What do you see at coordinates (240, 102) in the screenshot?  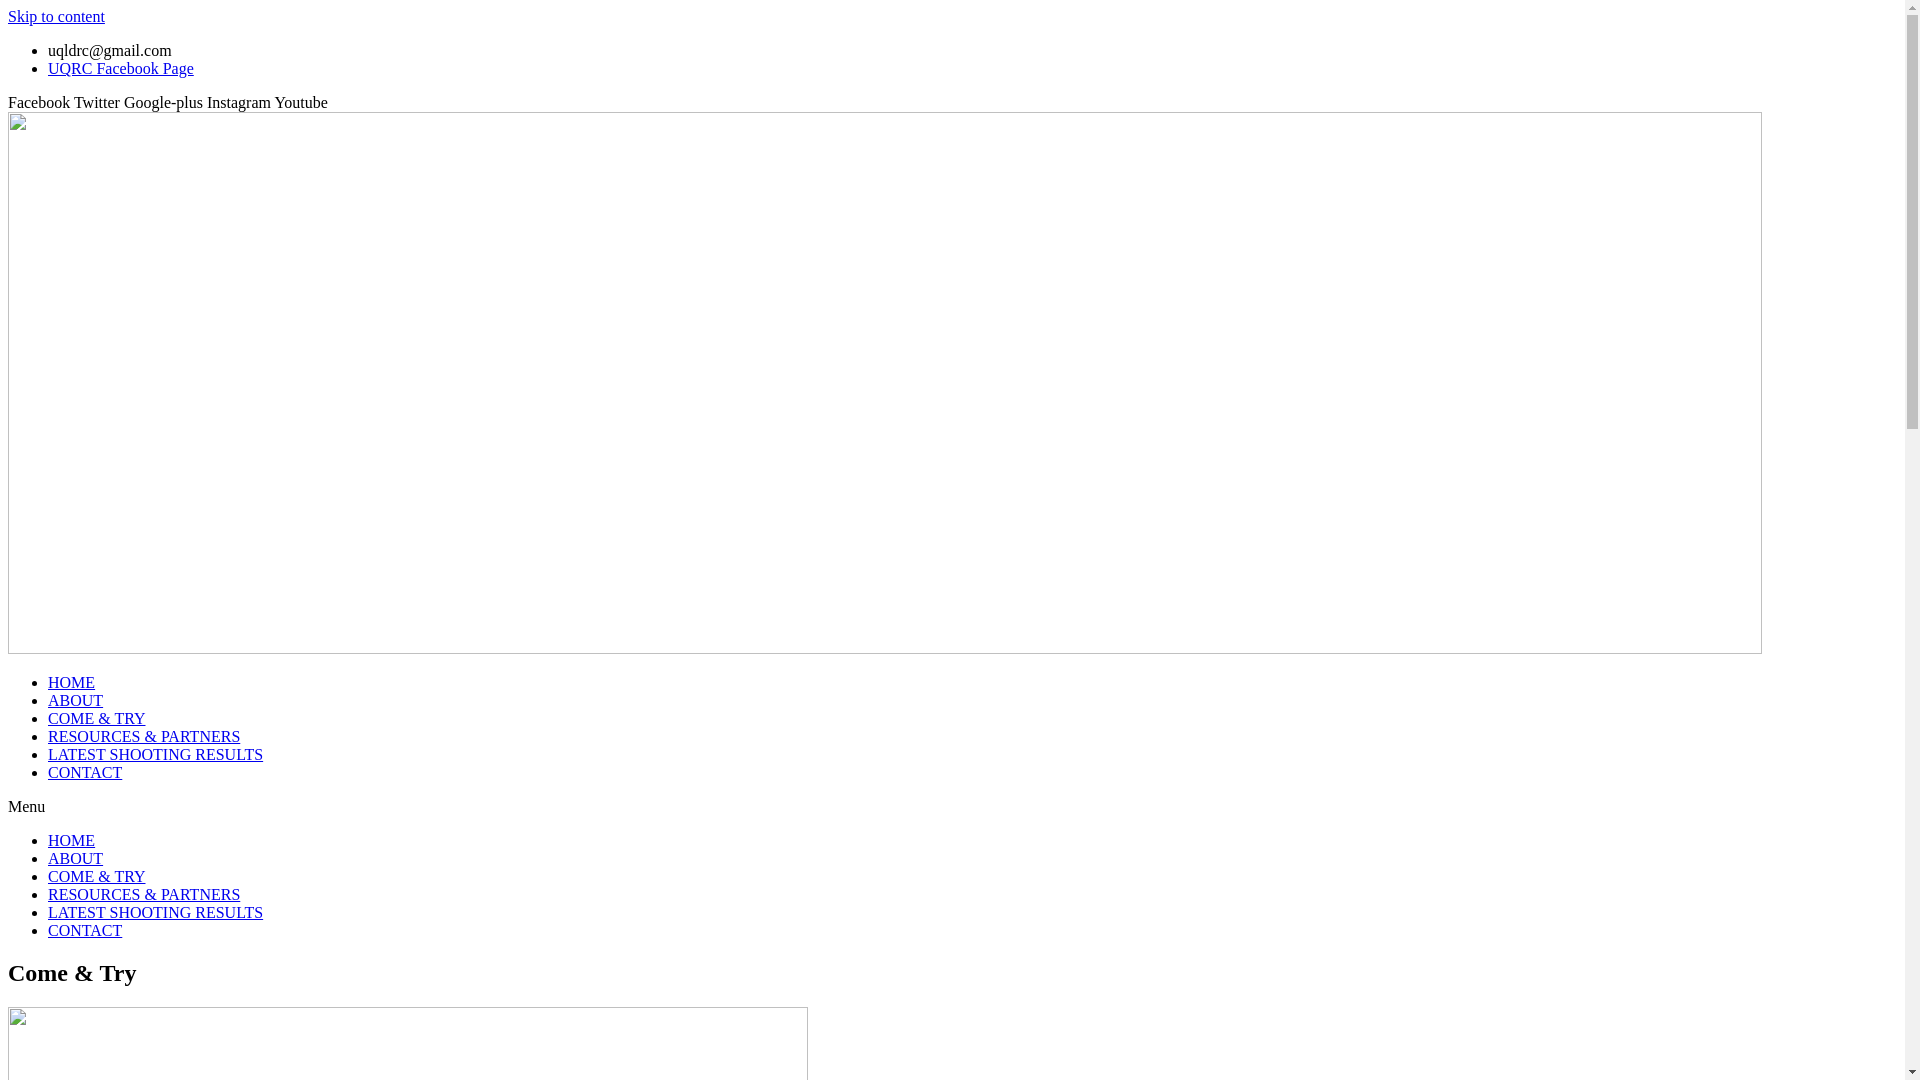 I see `'Instagram'` at bounding box center [240, 102].